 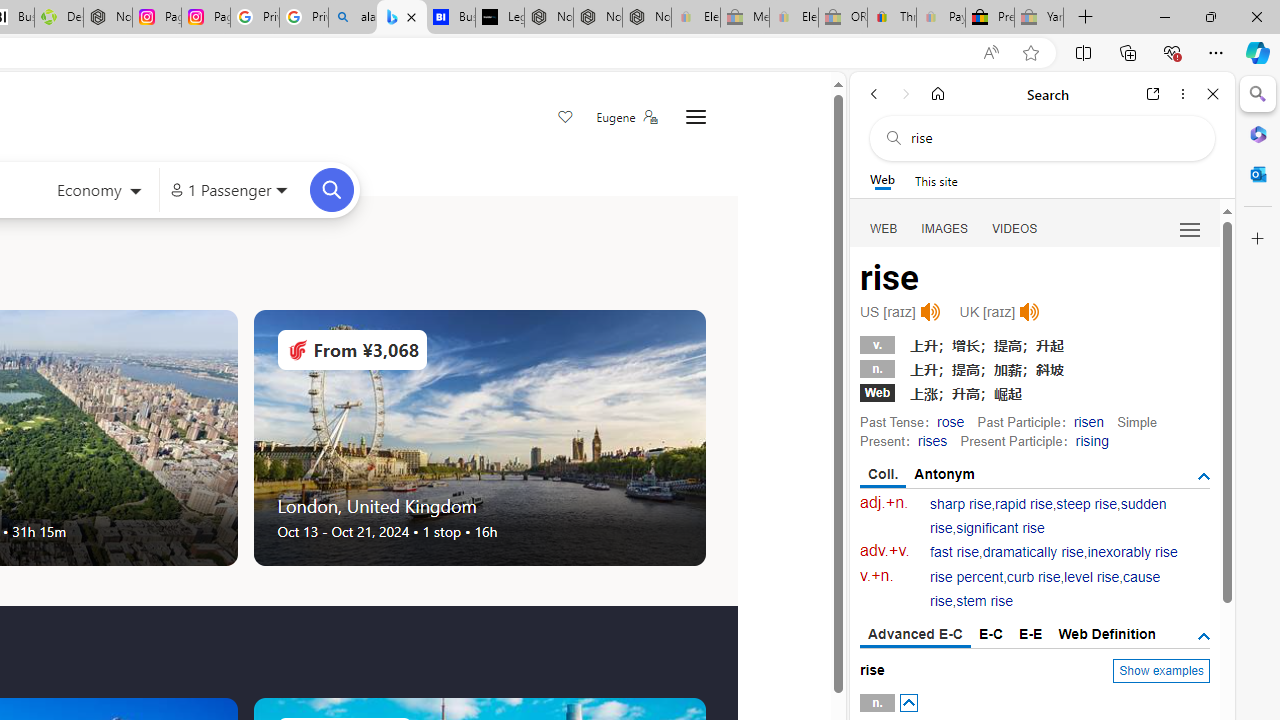 I want to click on 'fast rise', so click(x=954, y=552).